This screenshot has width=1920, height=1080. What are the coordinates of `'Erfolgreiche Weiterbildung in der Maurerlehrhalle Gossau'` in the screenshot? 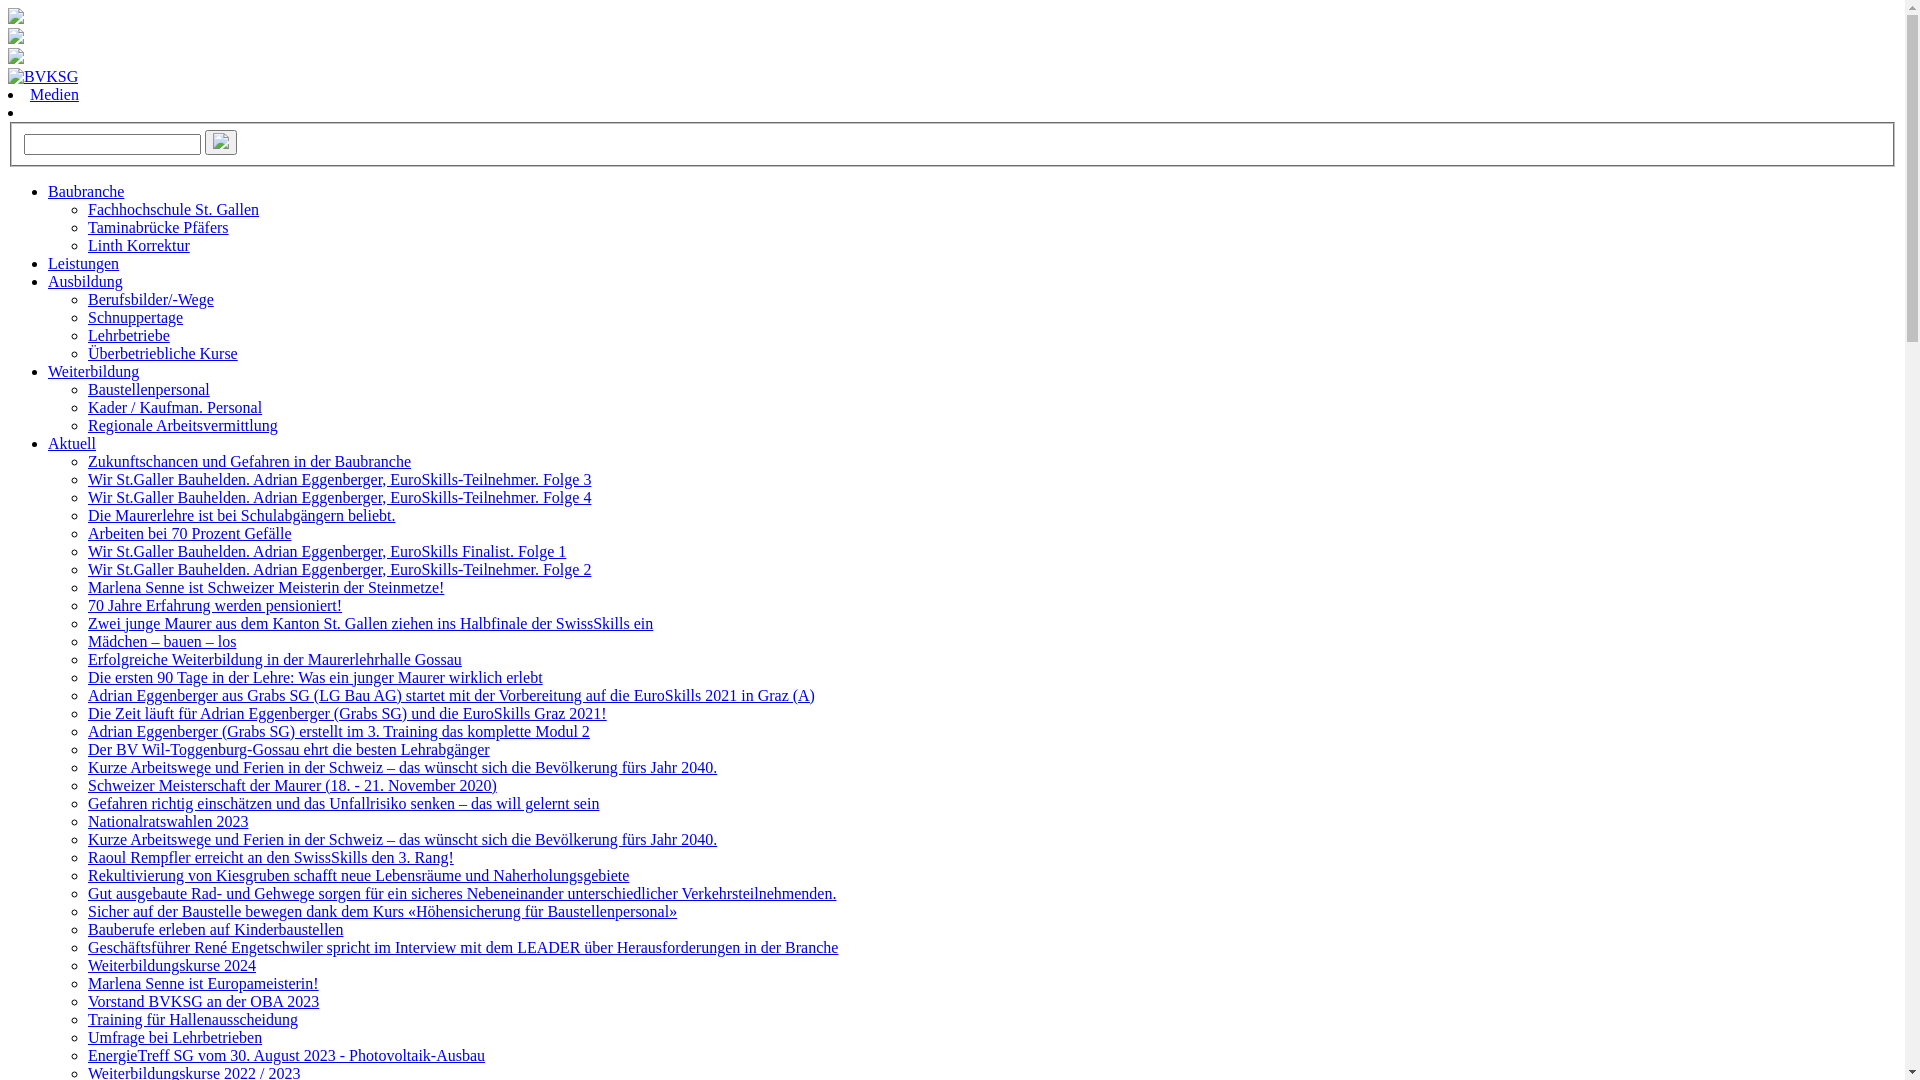 It's located at (273, 659).